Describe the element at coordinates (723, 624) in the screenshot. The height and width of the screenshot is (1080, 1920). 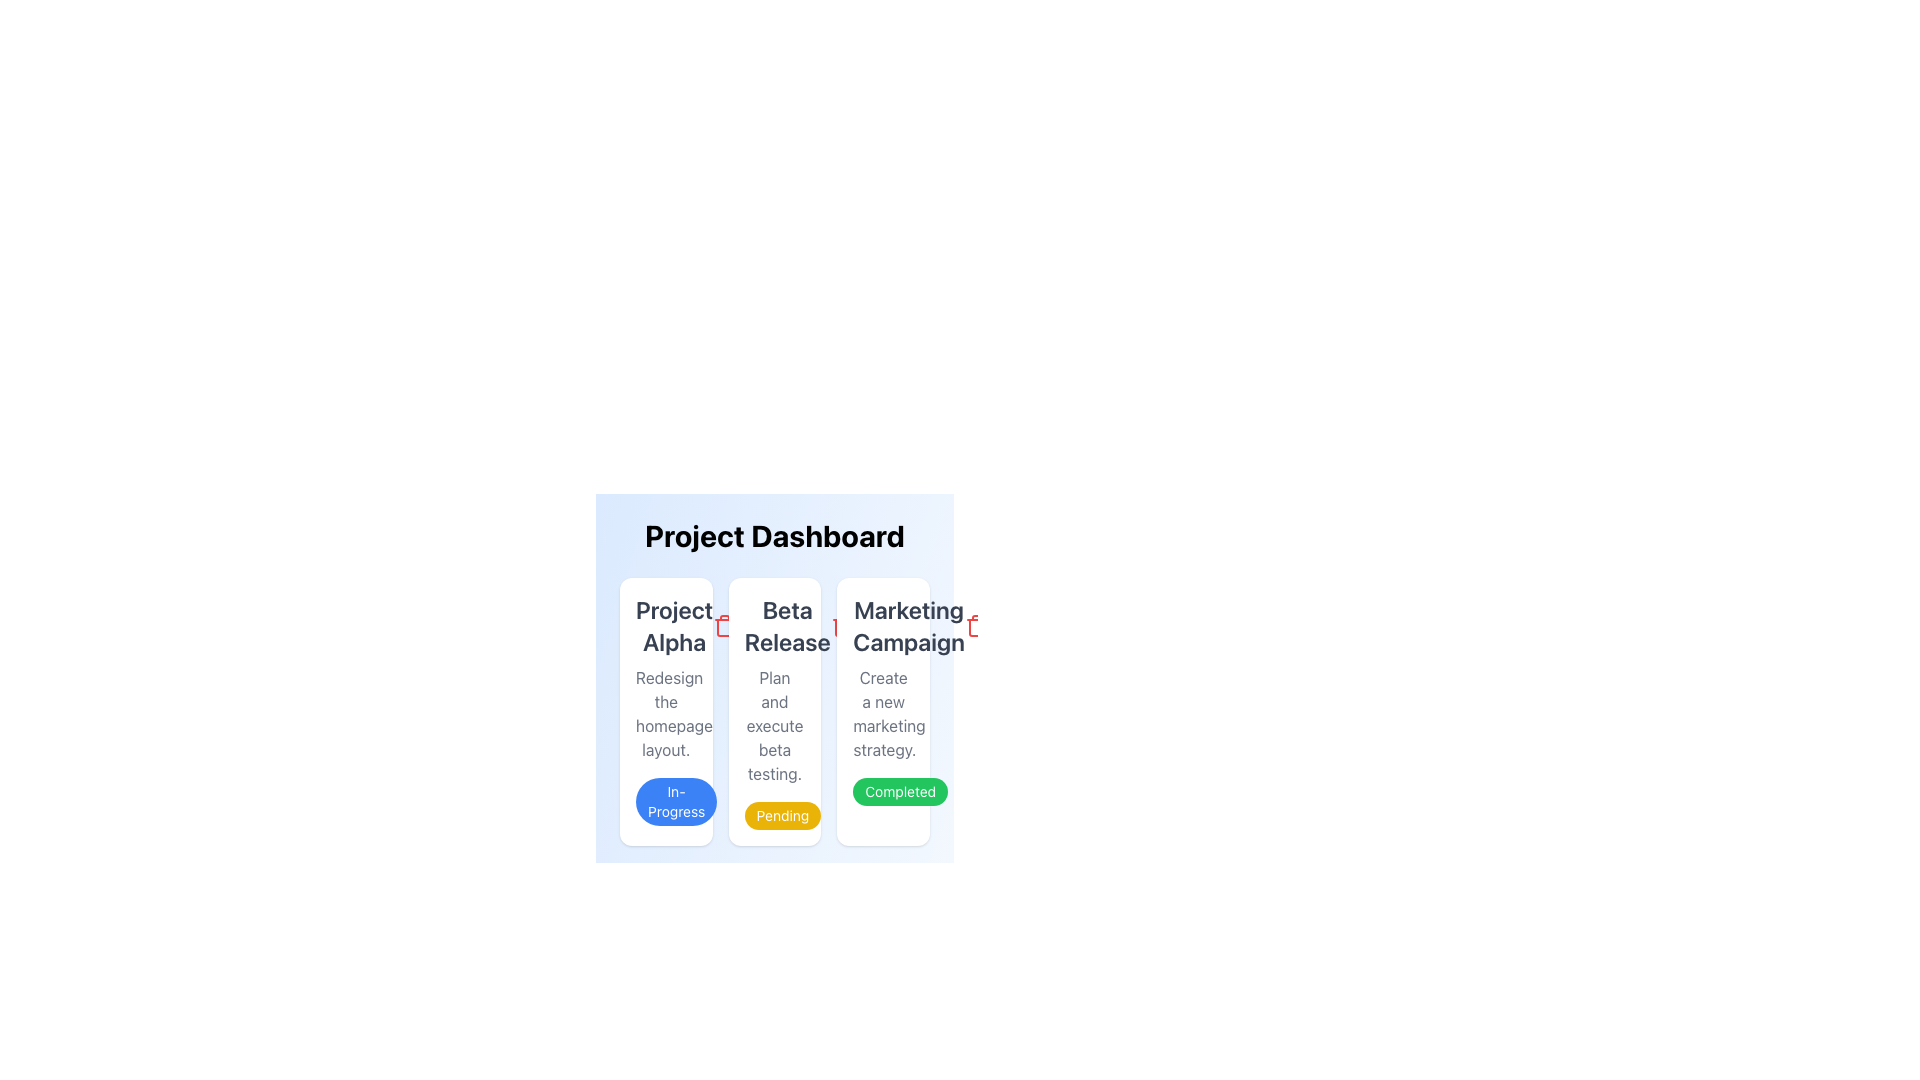
I see `the delete icon button located in the top-right corner of the 'Project Alpha' card` at that location.